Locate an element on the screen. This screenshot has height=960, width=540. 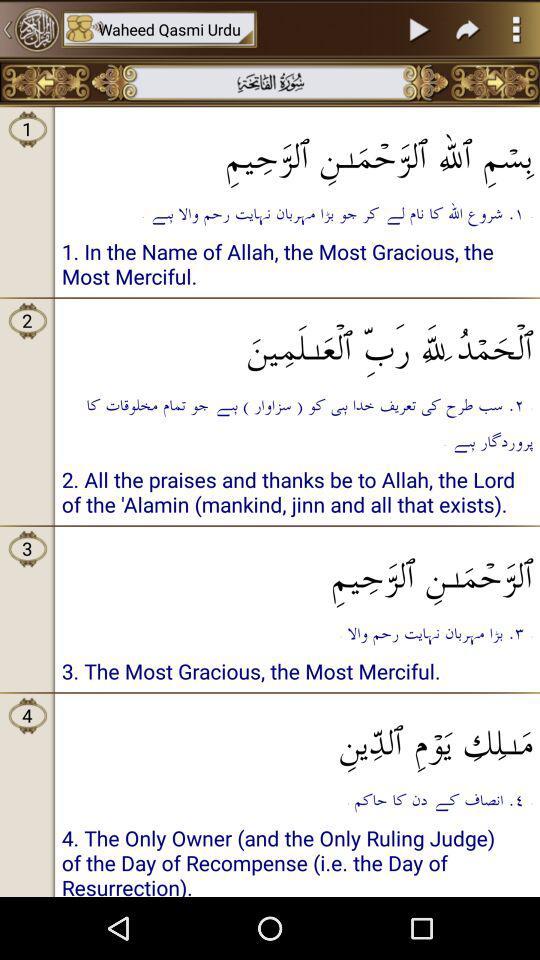
show more options is located at coordinates (516, 28).